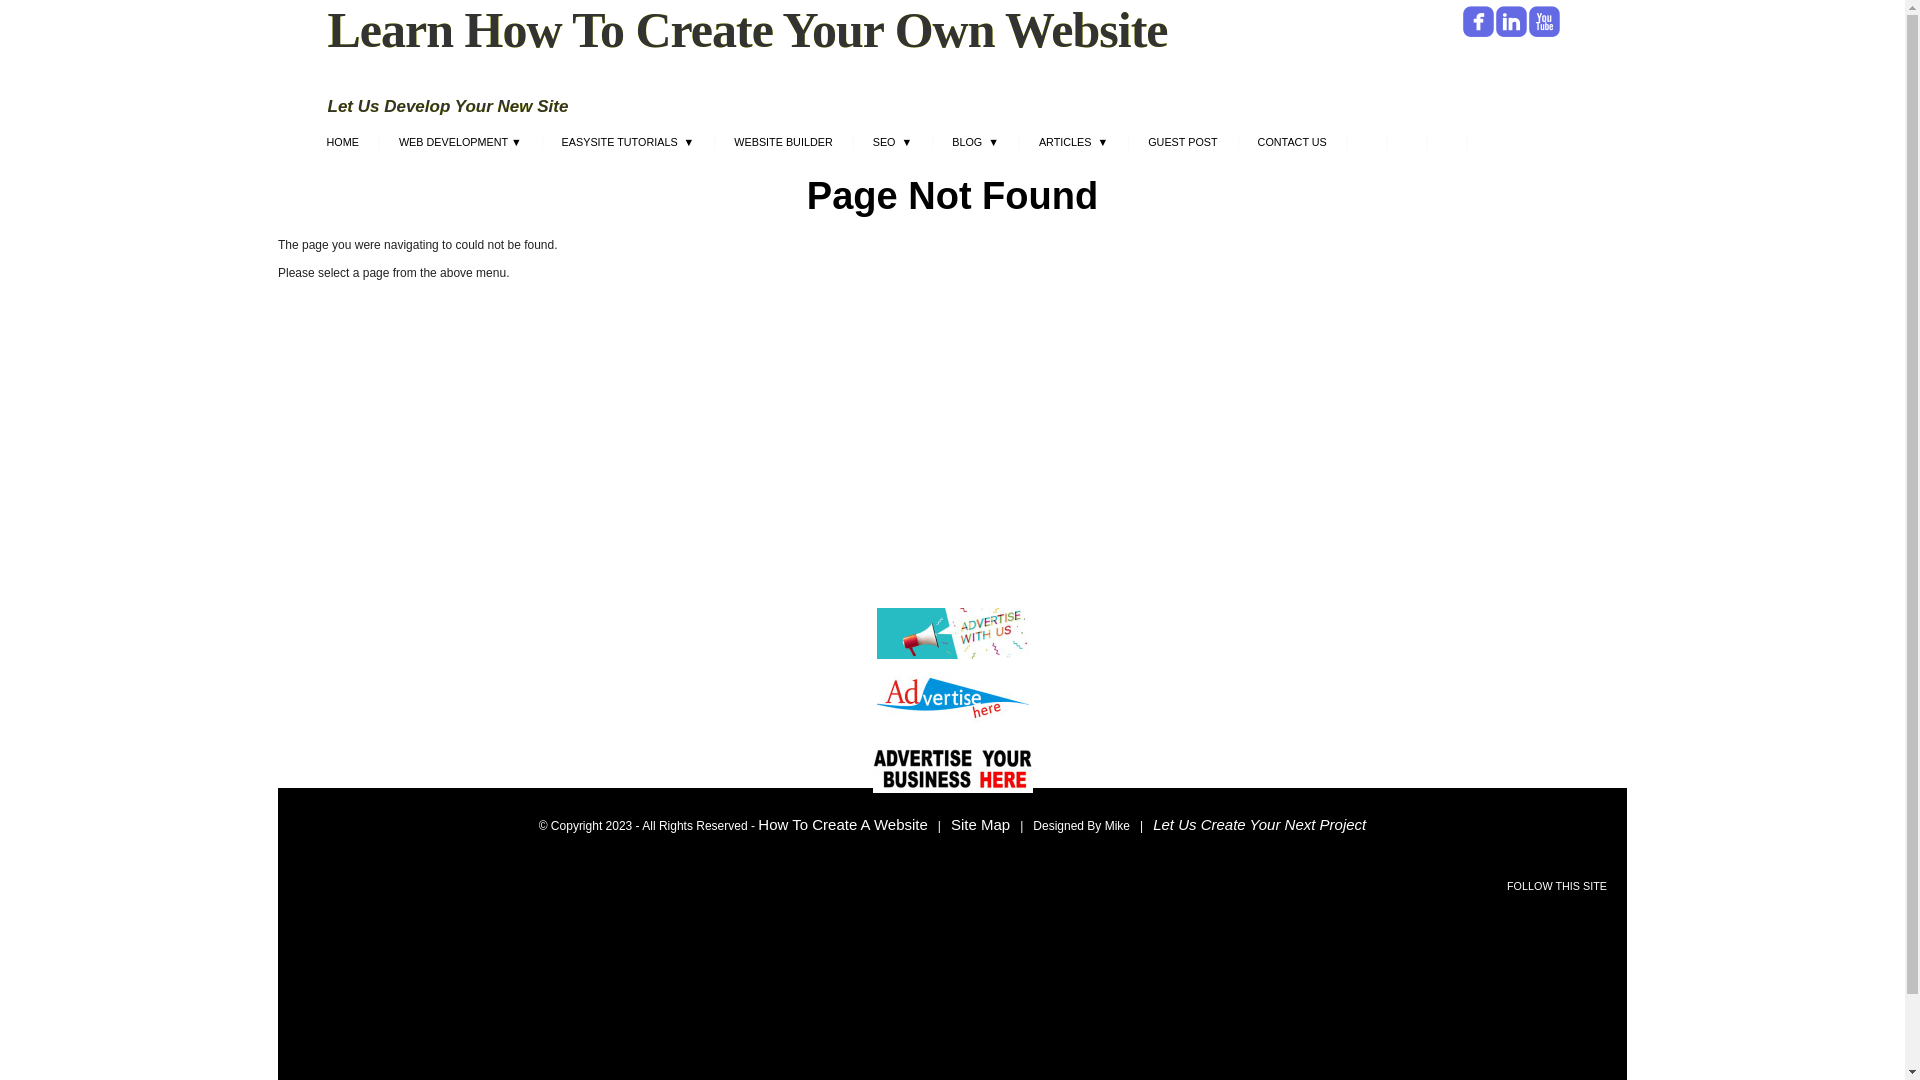 Image resolution: width=1920 pixels, height=1080 pixels. I want to click on 'BLOG ', so click(930, 144).